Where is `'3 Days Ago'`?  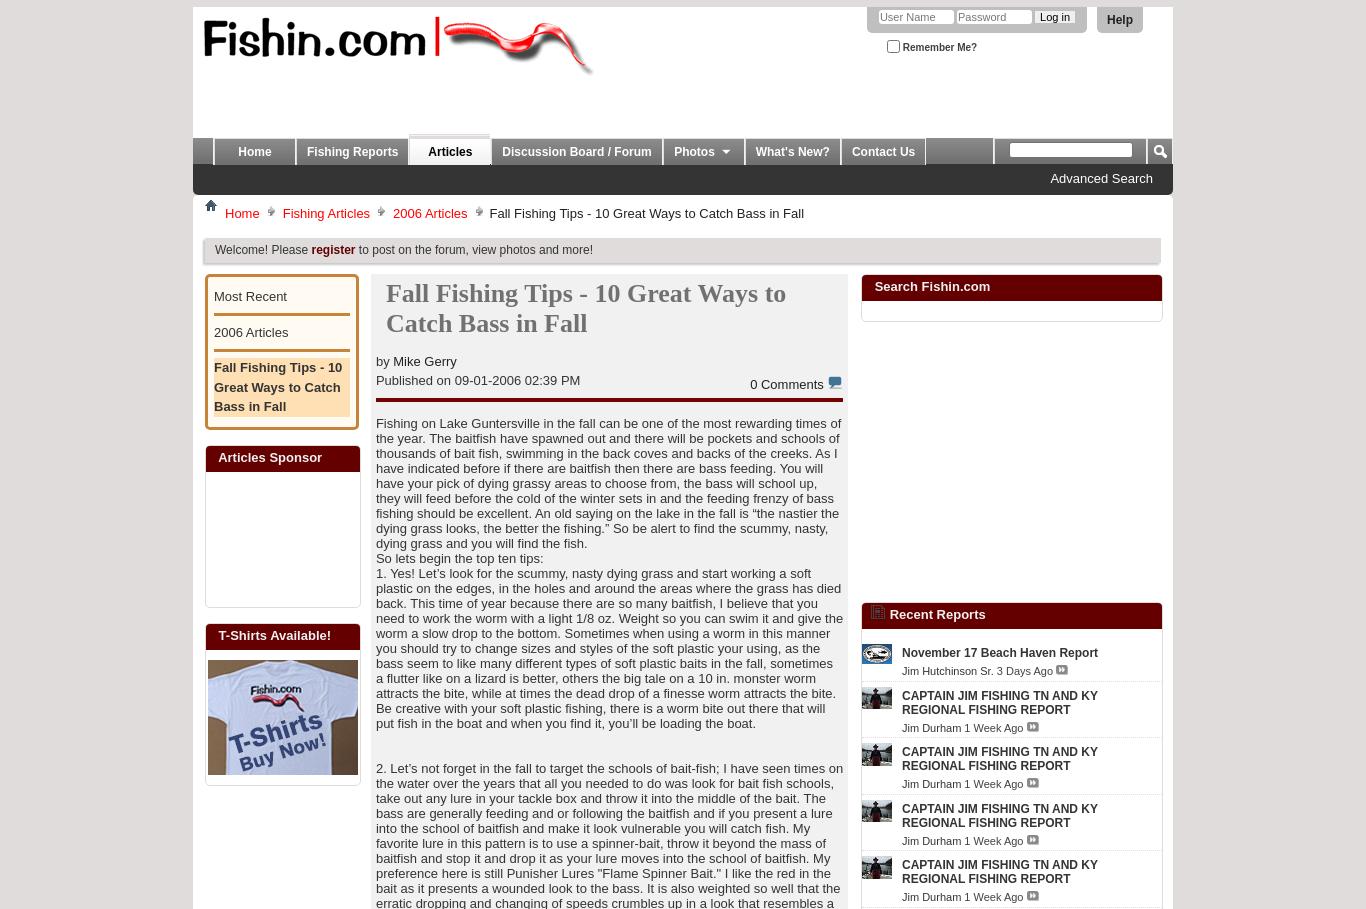
'3 Days Ago' is located at coordinates (1024, 671).